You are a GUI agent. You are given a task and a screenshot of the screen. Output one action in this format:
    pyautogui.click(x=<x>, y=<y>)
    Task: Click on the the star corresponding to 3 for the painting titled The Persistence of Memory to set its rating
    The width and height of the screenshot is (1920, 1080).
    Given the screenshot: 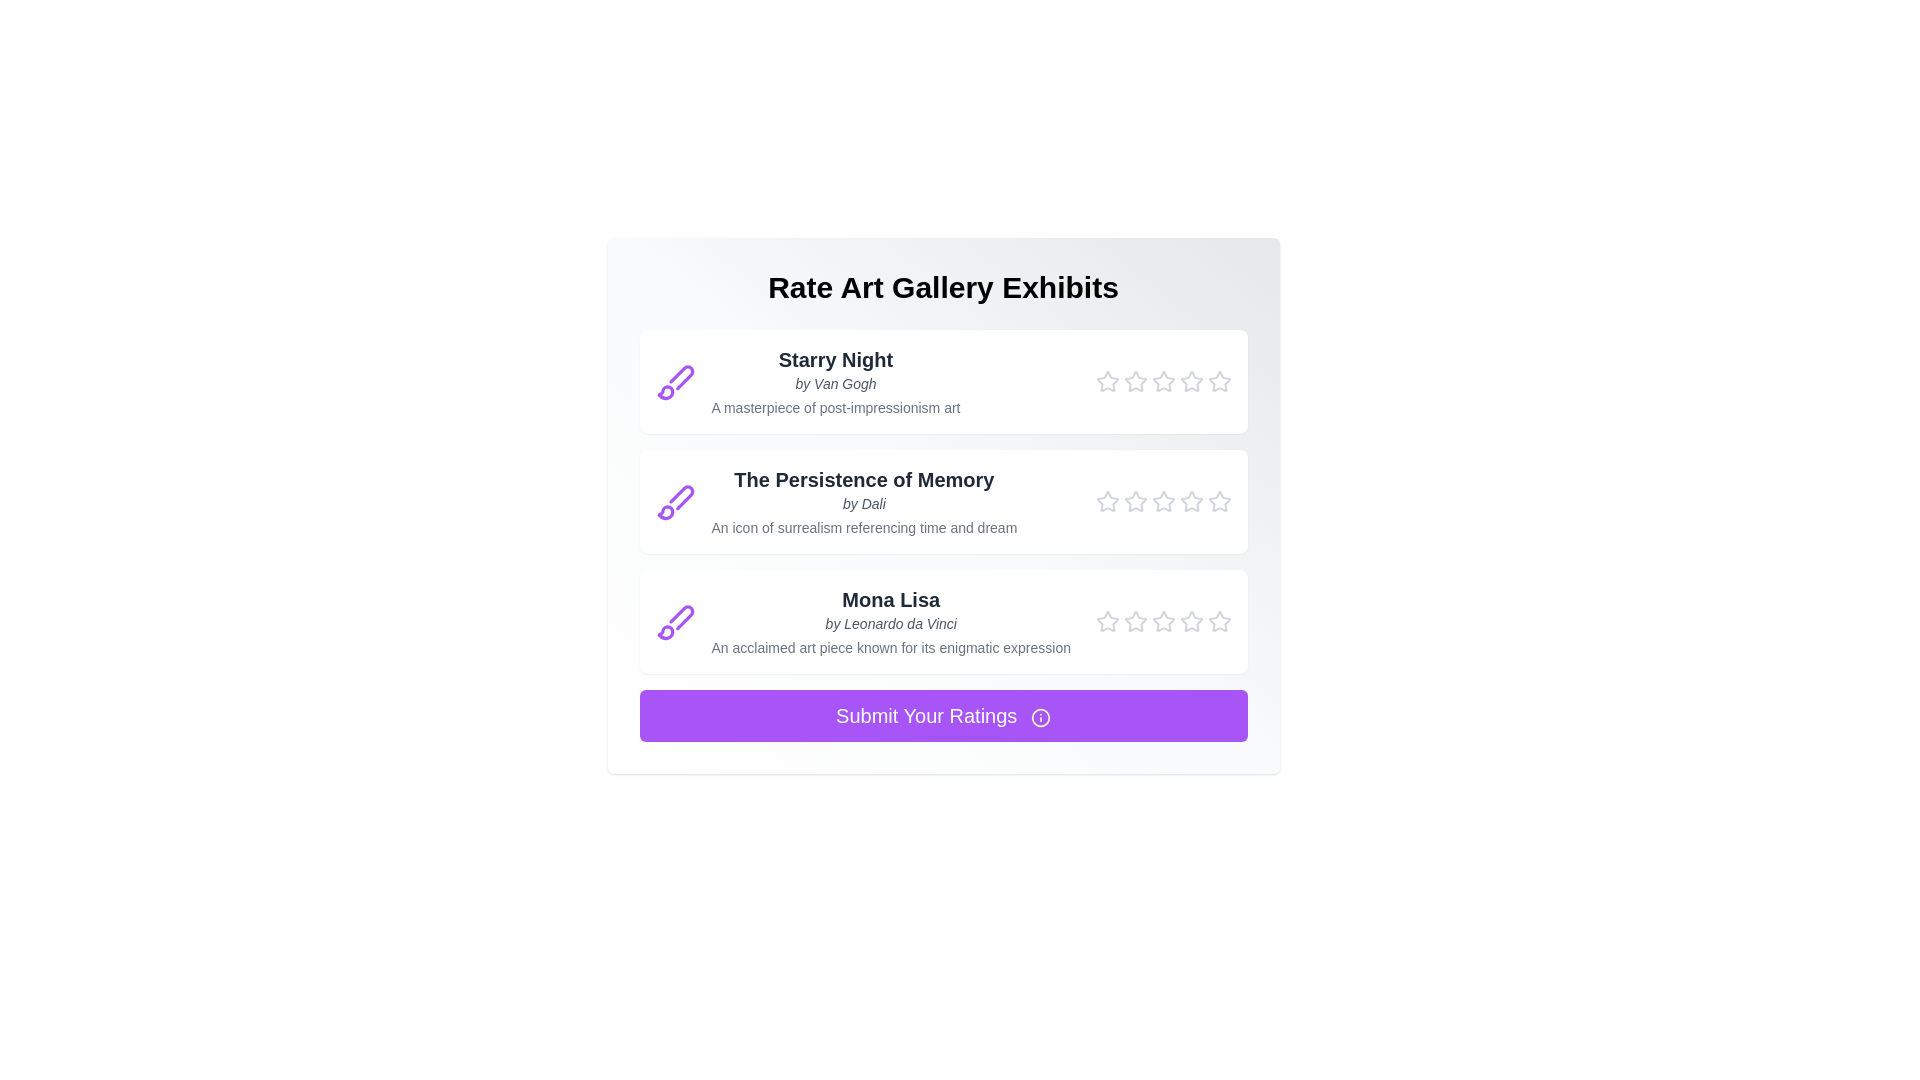 What is the action you would take?
    pyautogui.click(x=1163, y=500)
    